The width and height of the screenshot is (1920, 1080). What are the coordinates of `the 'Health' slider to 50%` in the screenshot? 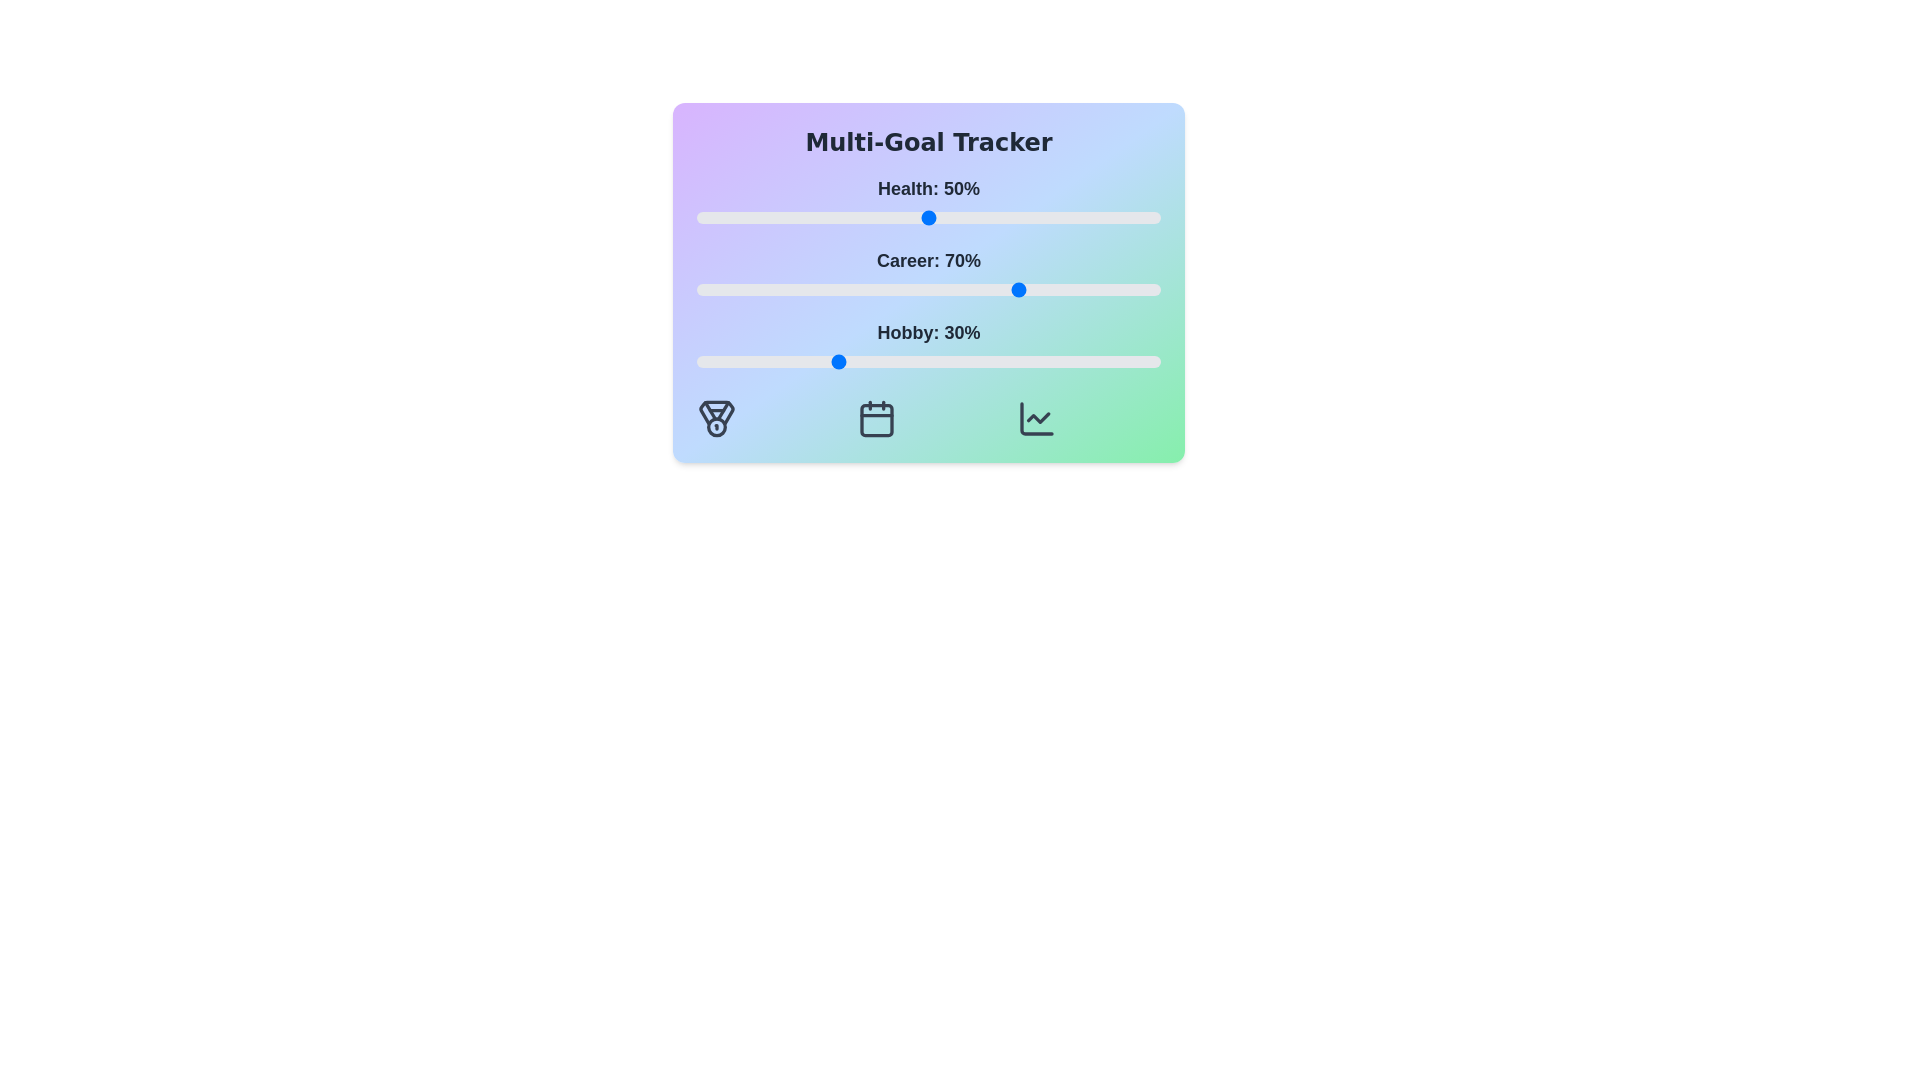 It's located at (928, 218).